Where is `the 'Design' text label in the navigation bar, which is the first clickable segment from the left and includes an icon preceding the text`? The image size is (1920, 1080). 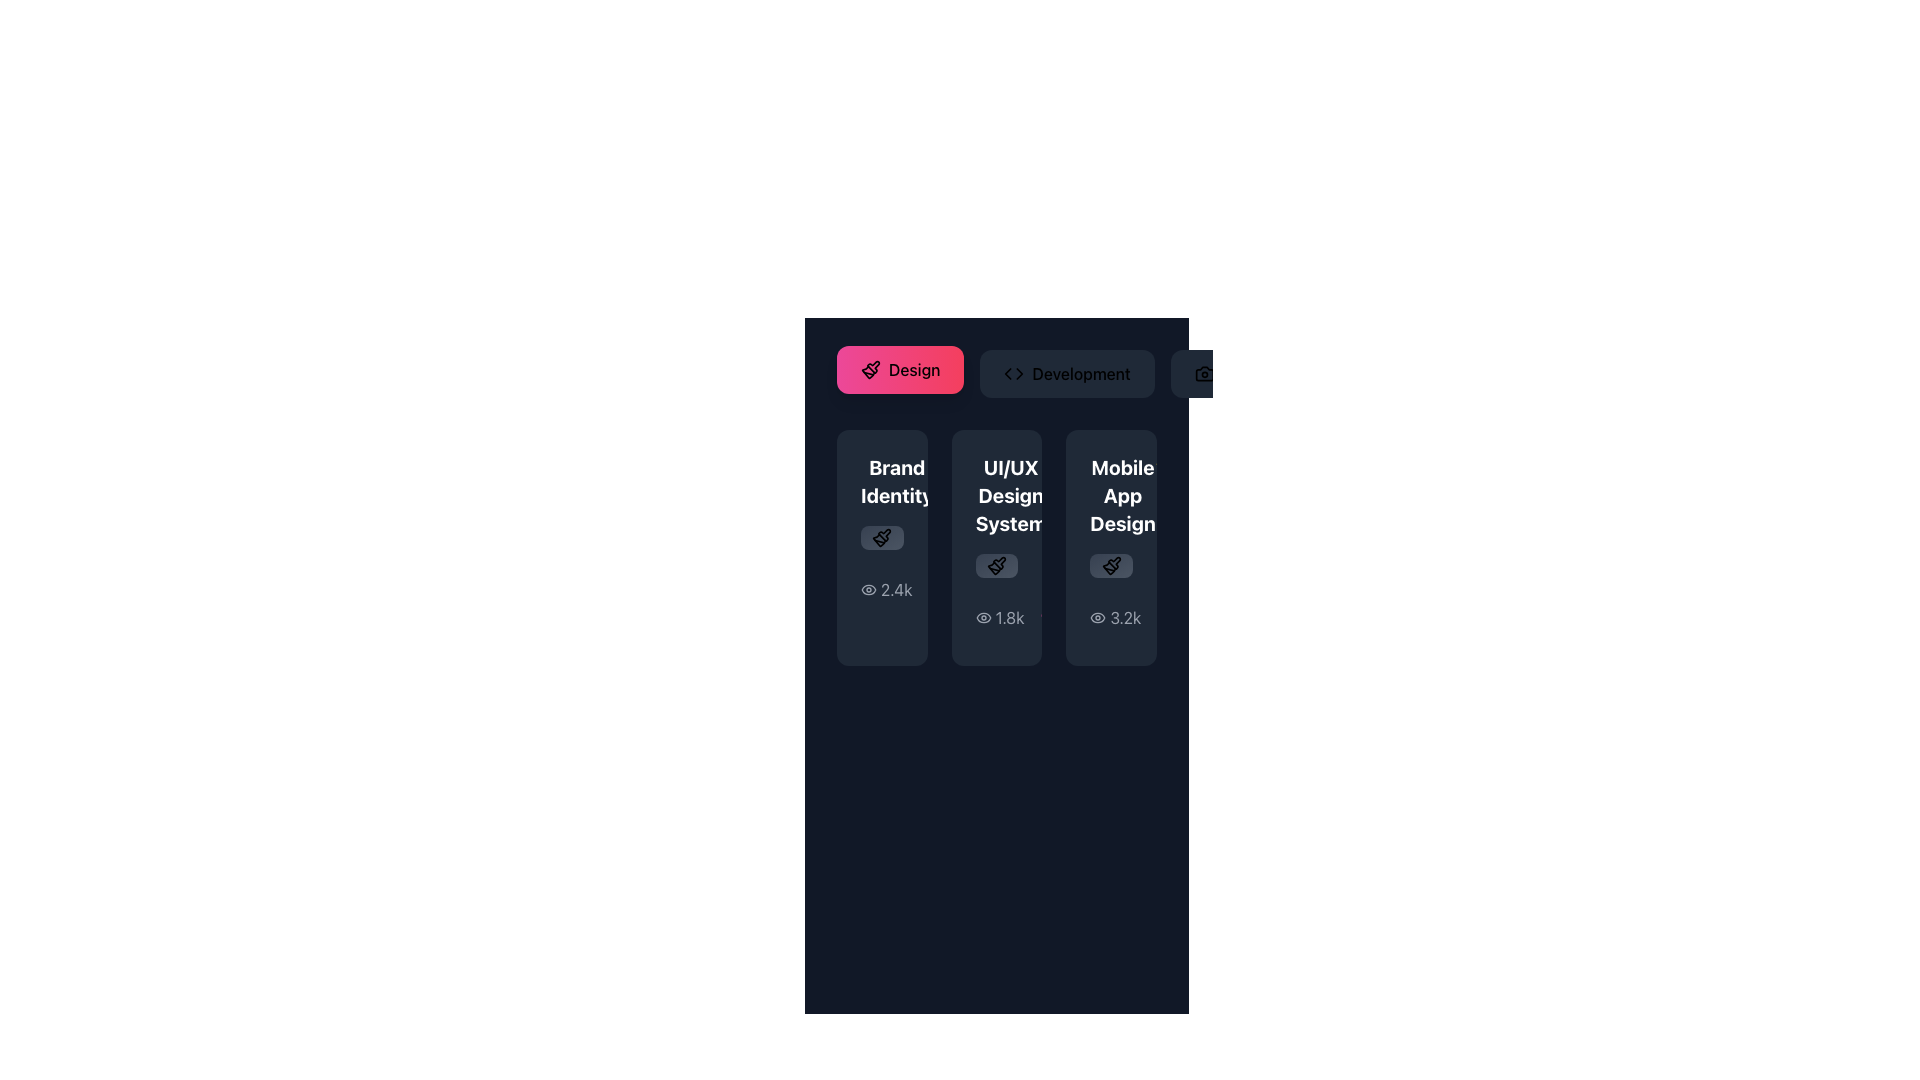
the 'Design' text label in the navigation bar, which is the first clickable segment from the left and includes an icon preceding the text is located at coordinates (913, 370).